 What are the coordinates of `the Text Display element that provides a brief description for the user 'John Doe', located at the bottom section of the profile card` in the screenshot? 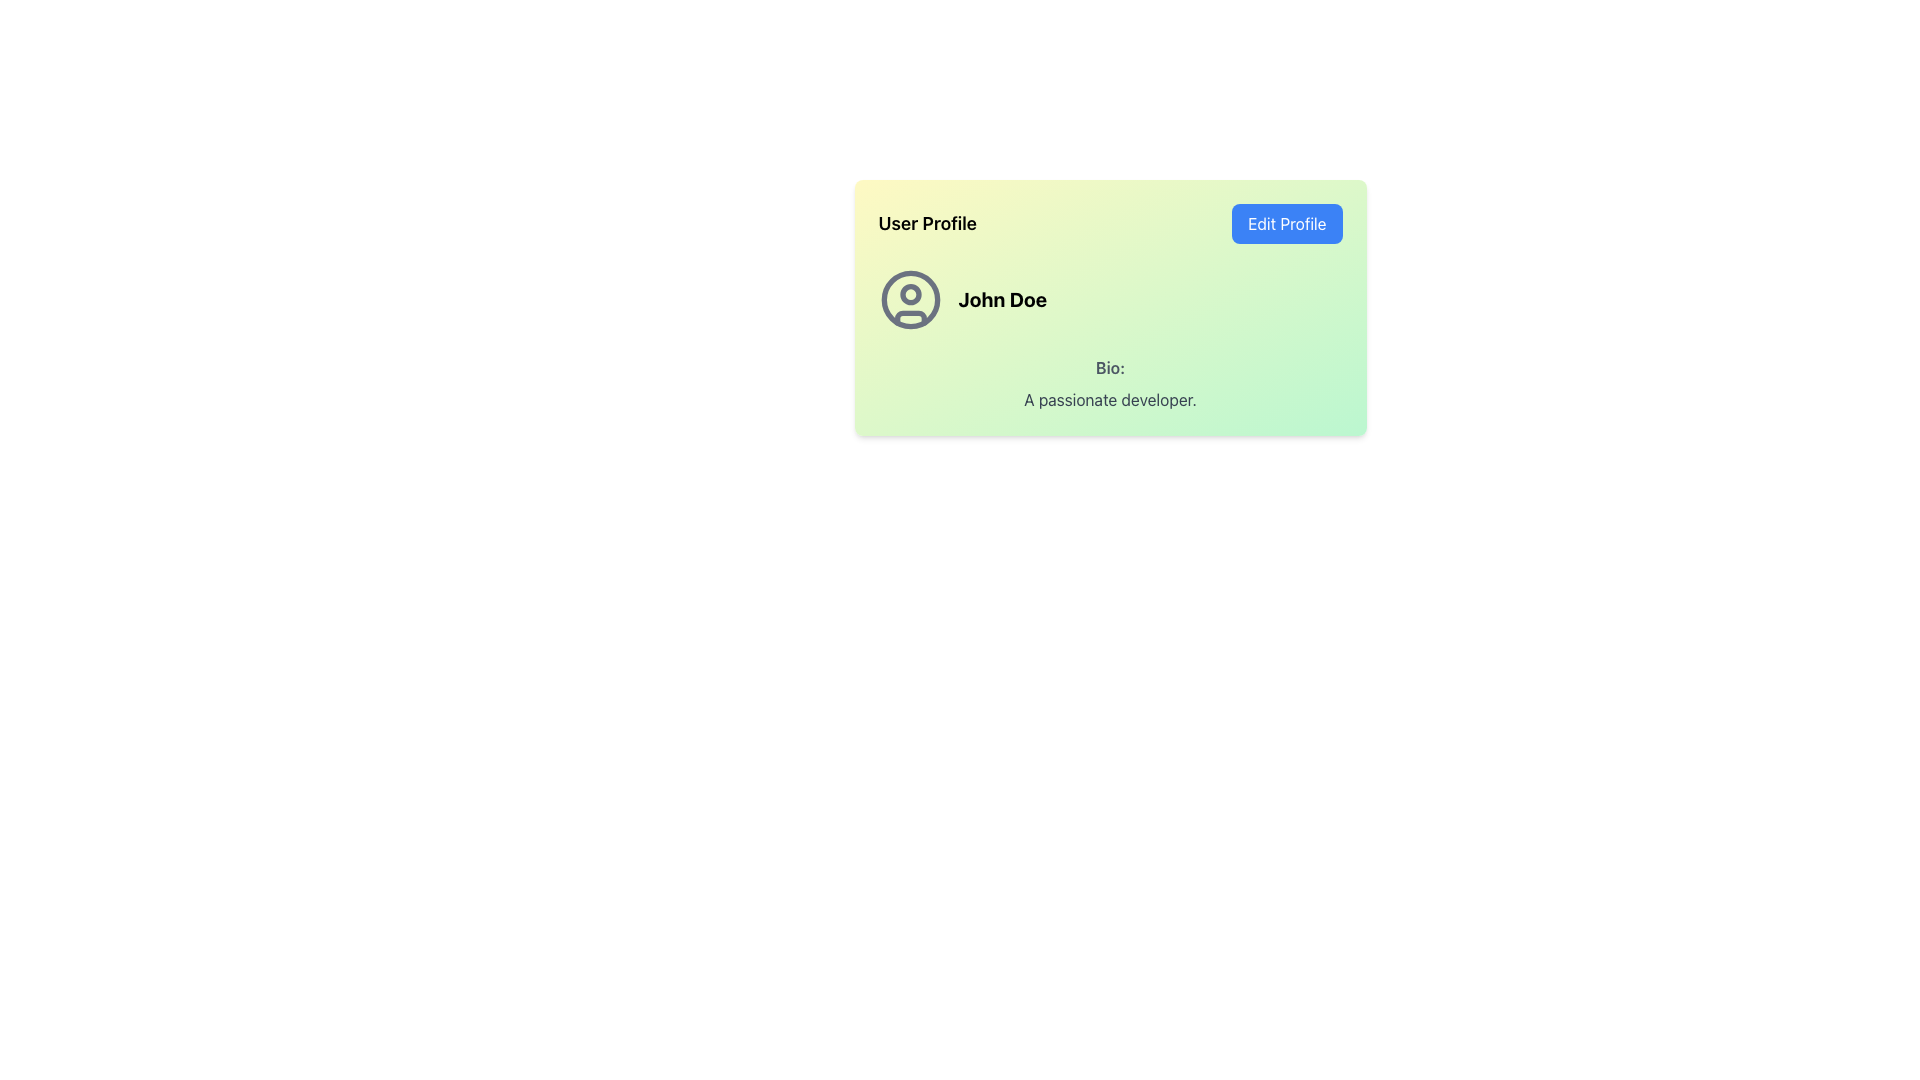 It's located at (1109, 384).